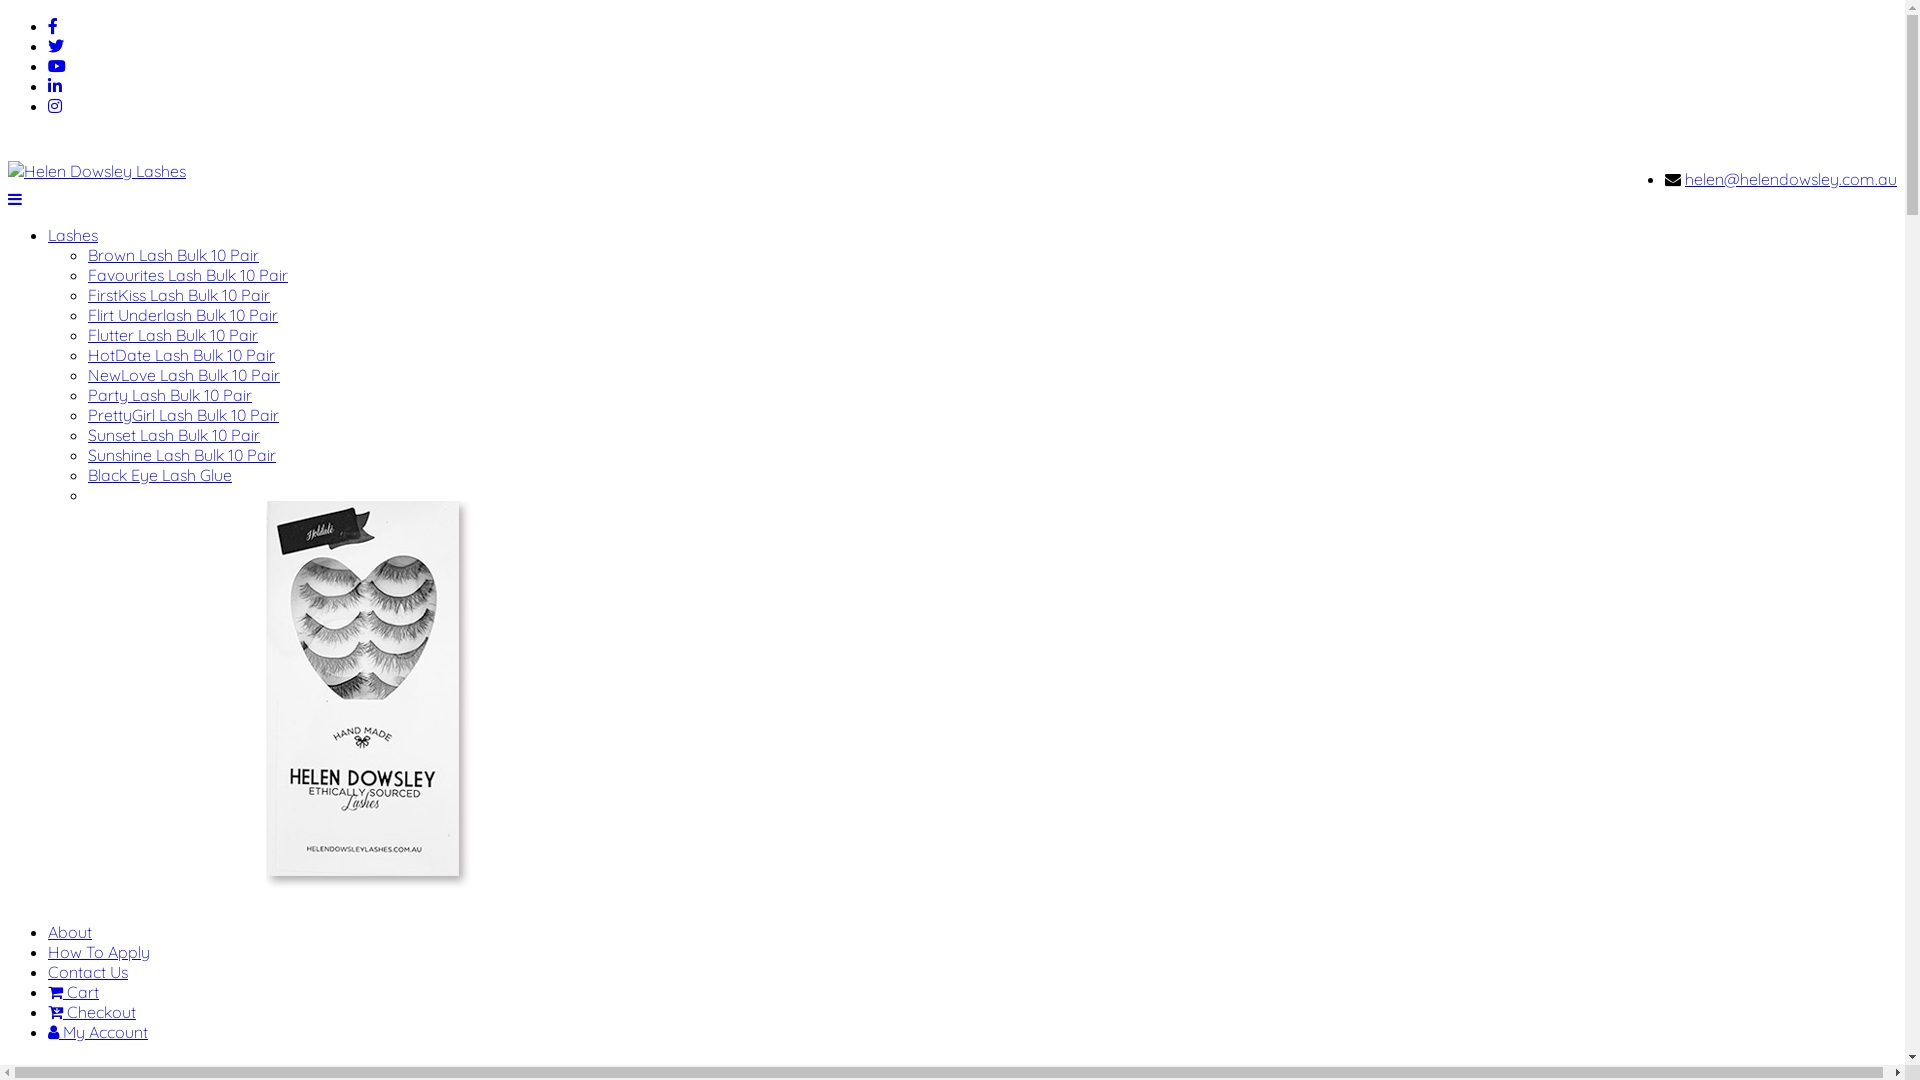 The image size is (1920, 1080). Describe the element at coordinates (187, 274) in the screenshot. I see `'Favourites Lash Bulk 10 Pair'` at that location.